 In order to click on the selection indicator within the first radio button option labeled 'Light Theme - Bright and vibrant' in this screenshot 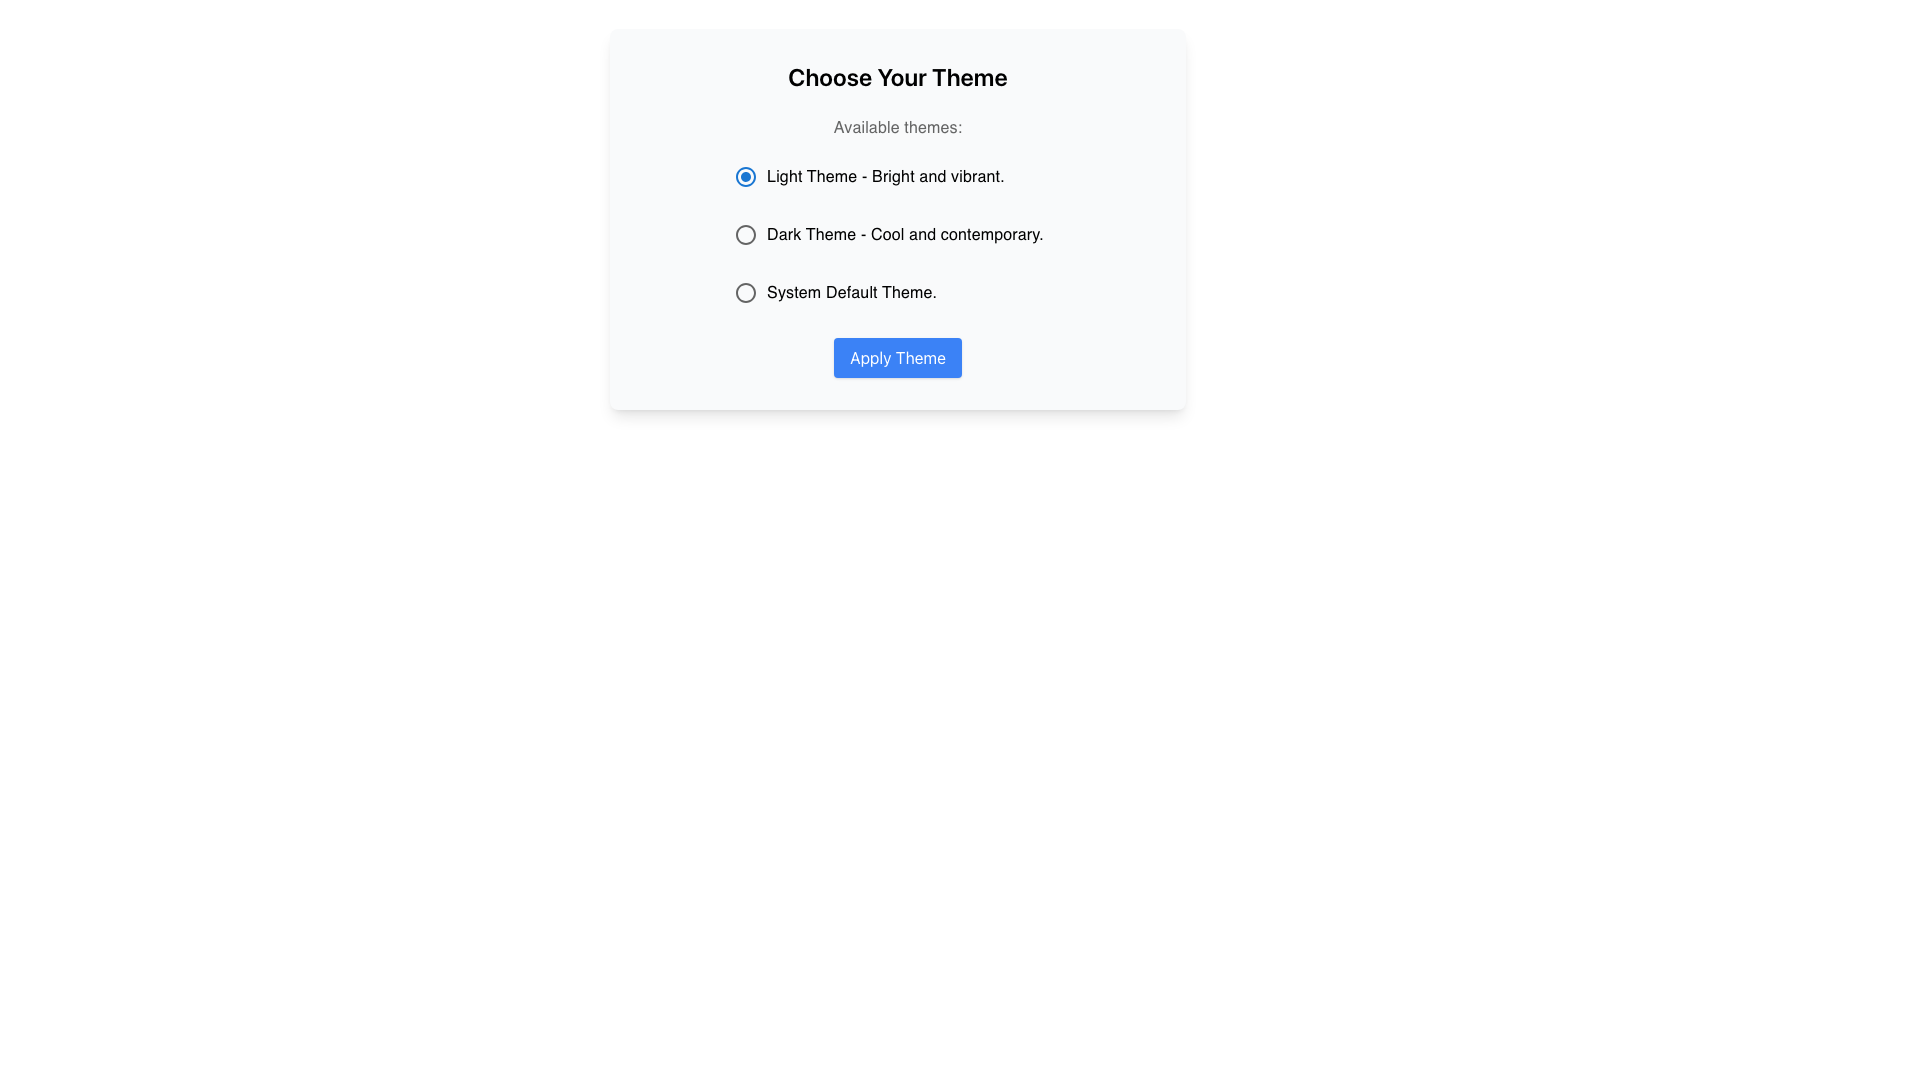, I will do `click(745, 176)`.